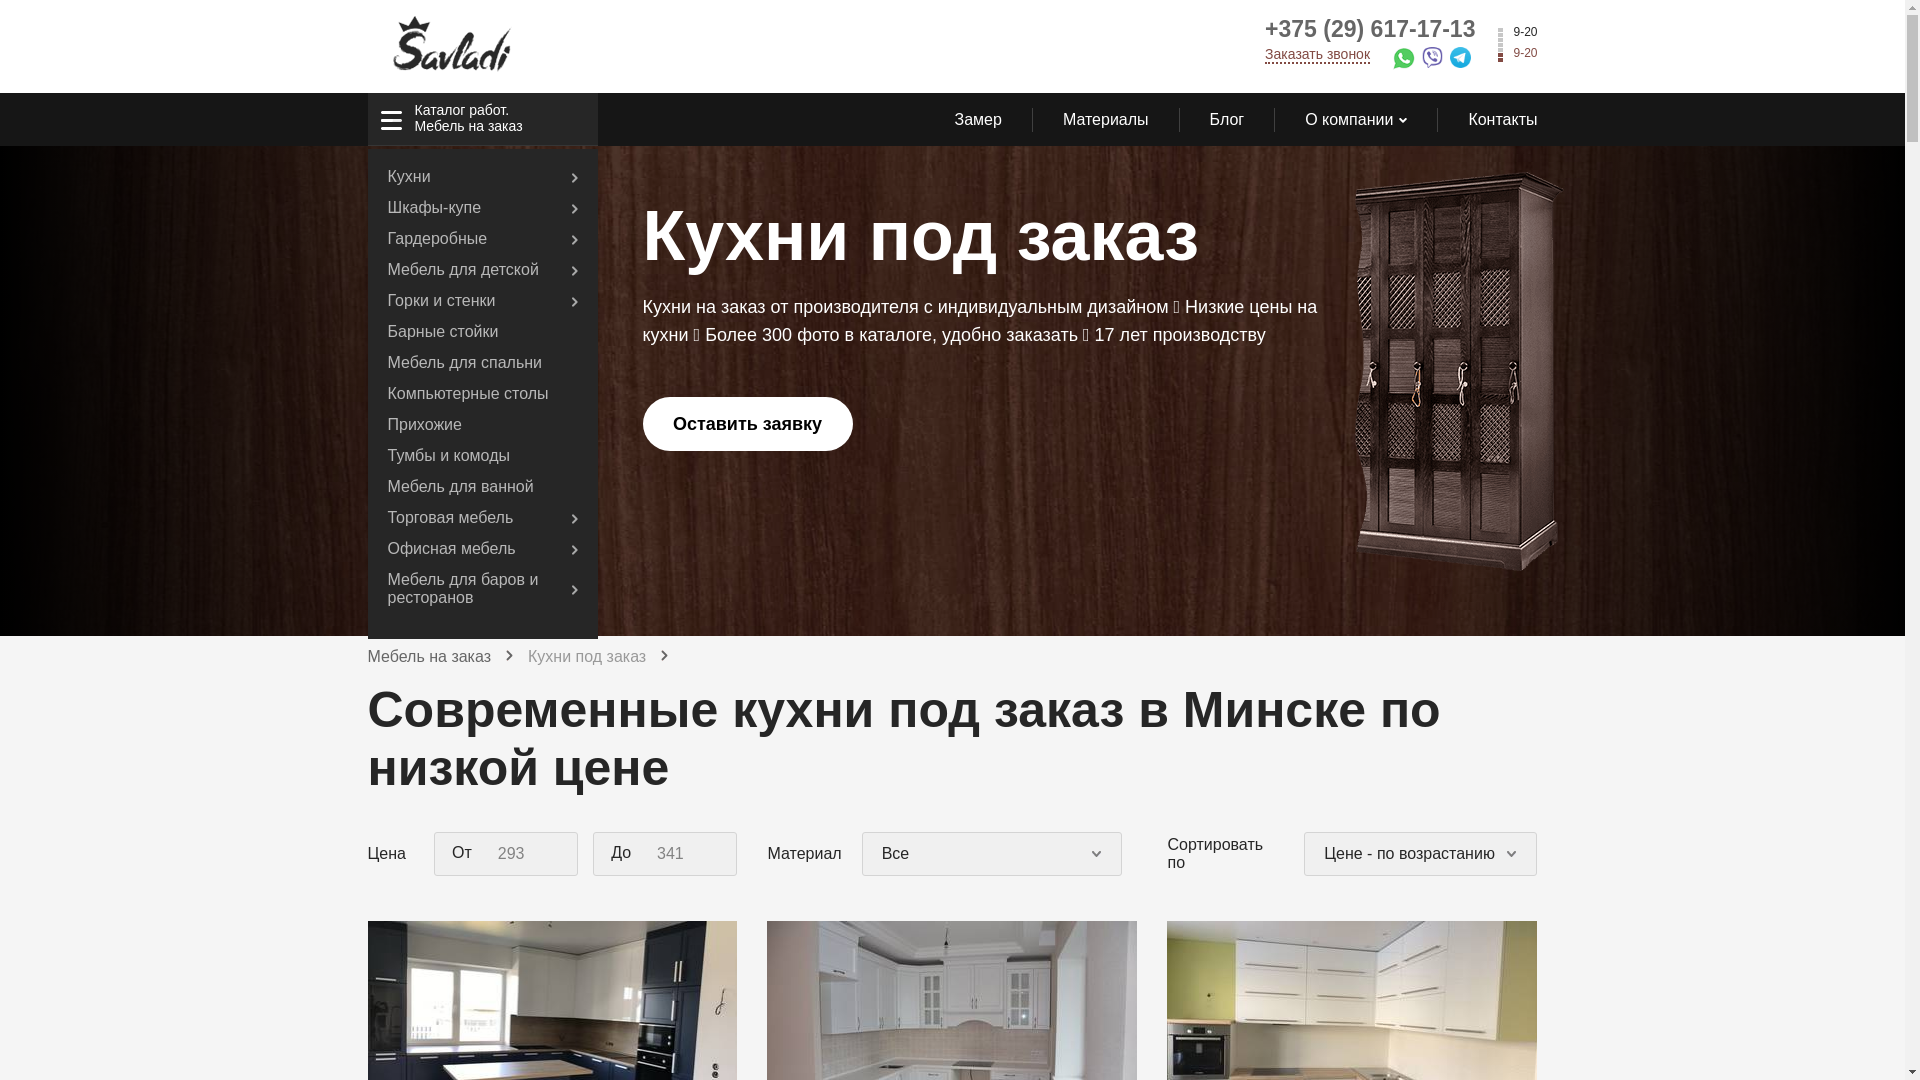 Image resolution: width=1920 pixels, height=1080 pixels. What do you see at coordinates (1435, 60) in the screenshot?
I see `'viber'` at bounding box center [1435, 60].